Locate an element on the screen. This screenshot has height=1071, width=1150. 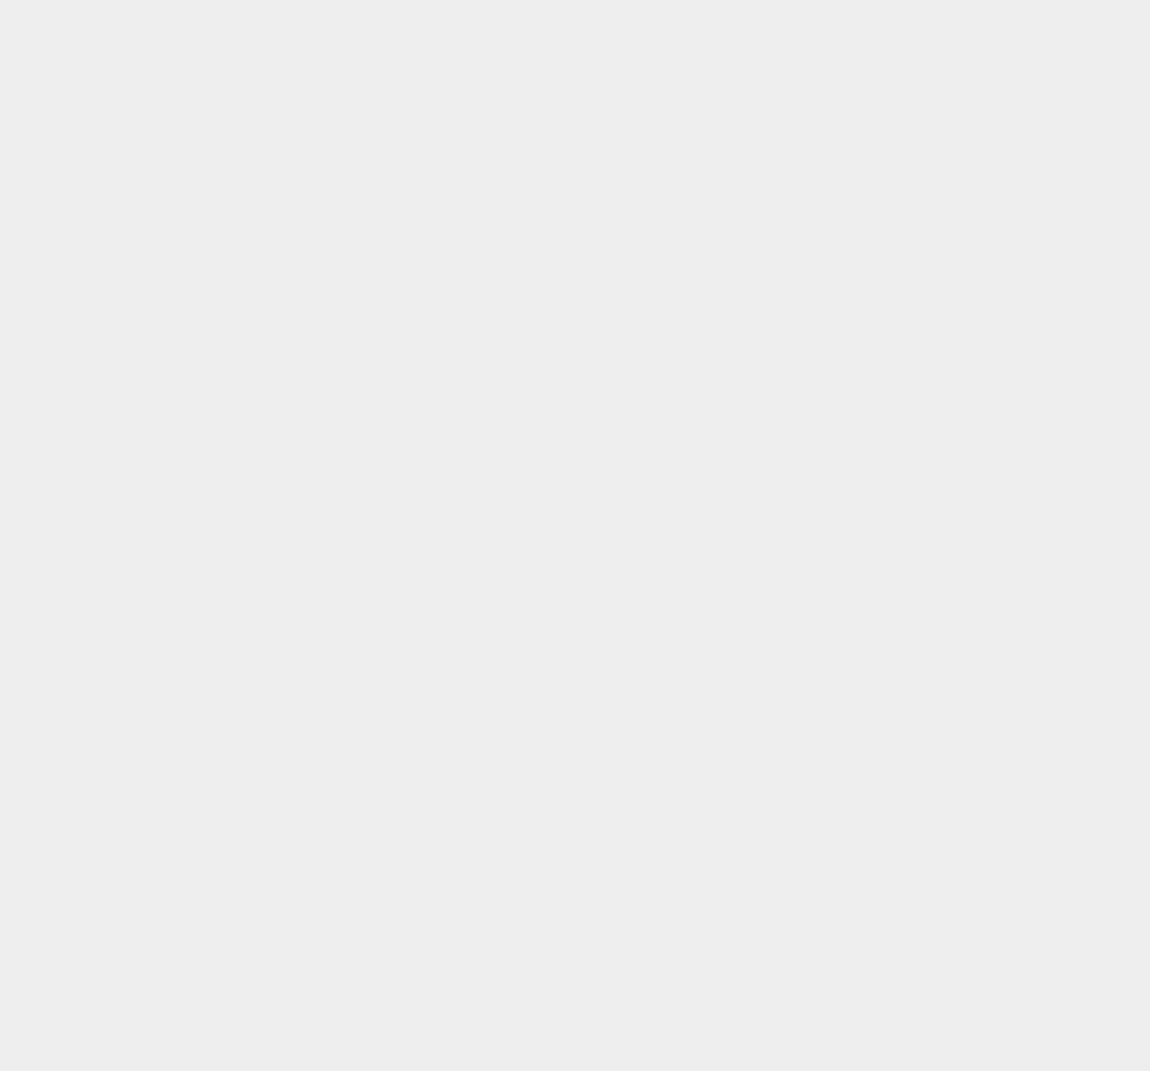
'Emulator' is located at coordinates (840, 289).